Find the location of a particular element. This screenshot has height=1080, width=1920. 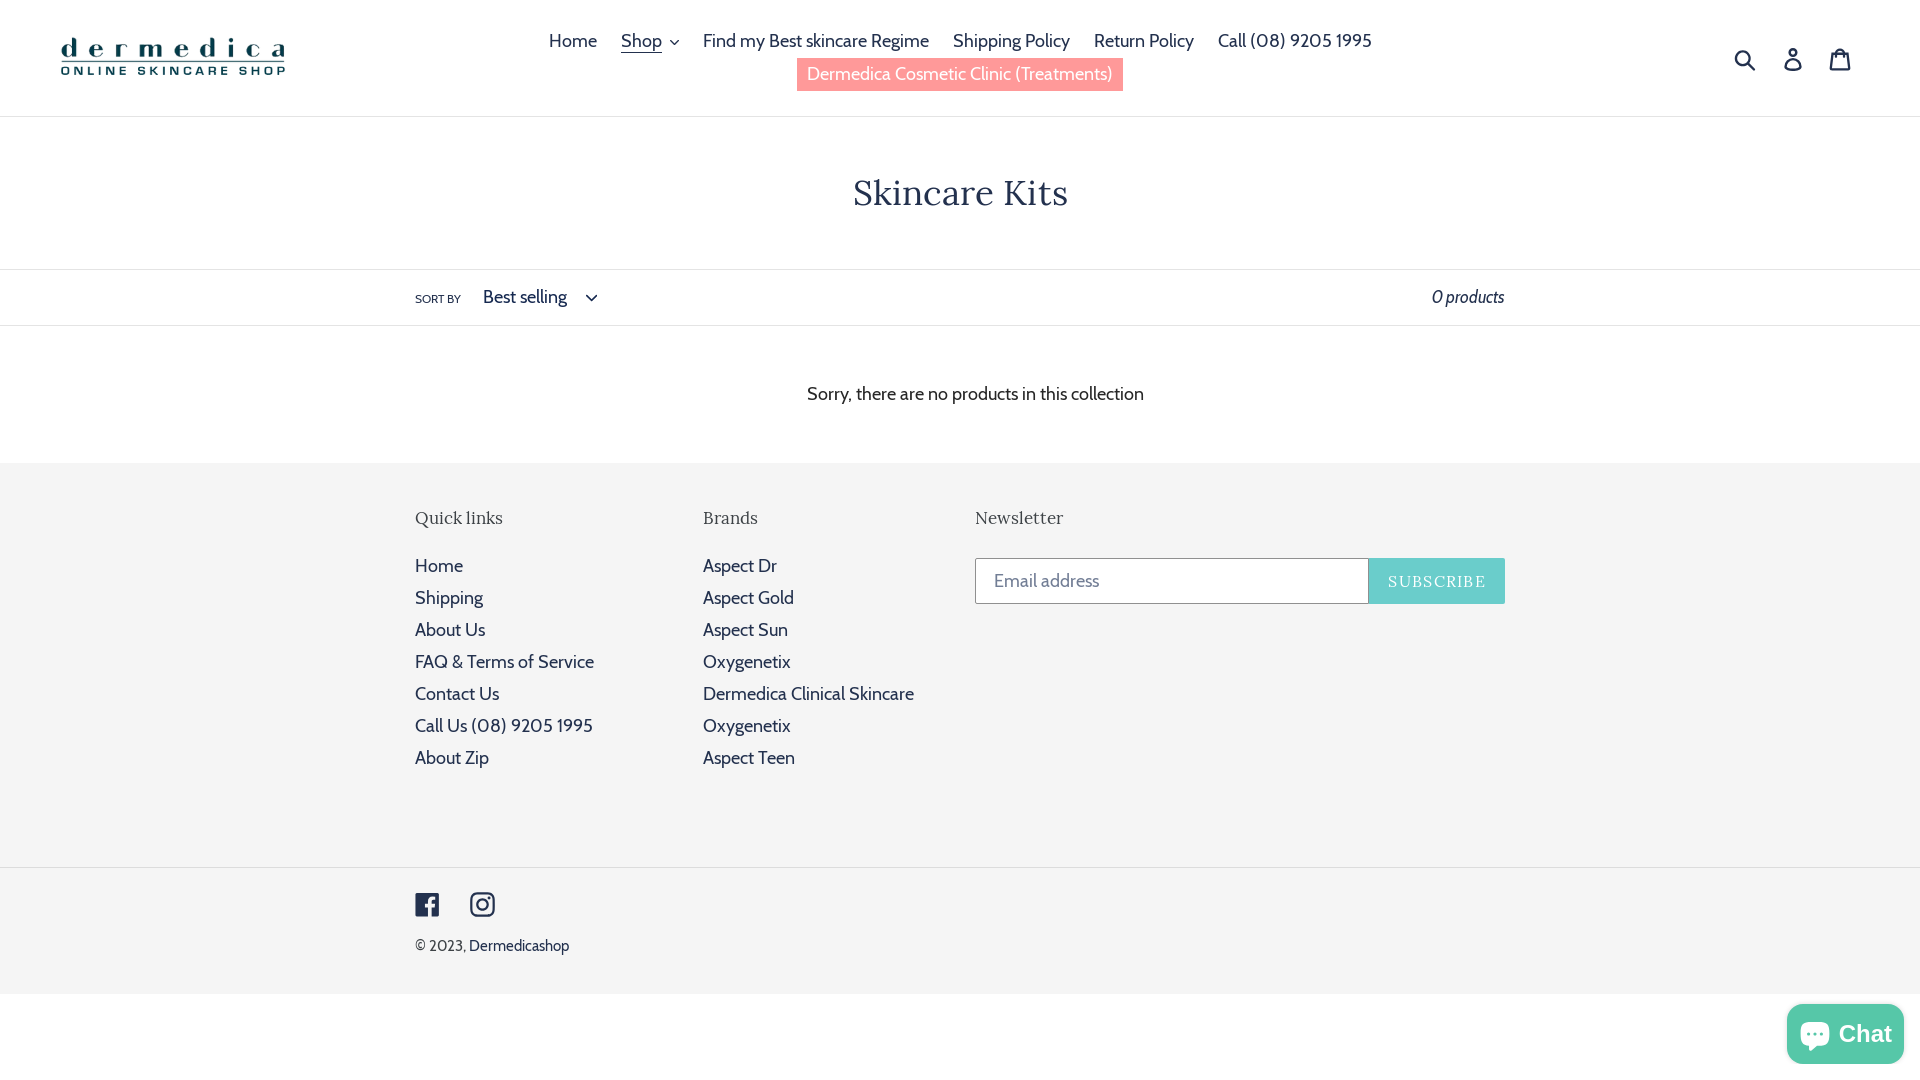

'Return Policy' is located at coordinates (1083, 41).